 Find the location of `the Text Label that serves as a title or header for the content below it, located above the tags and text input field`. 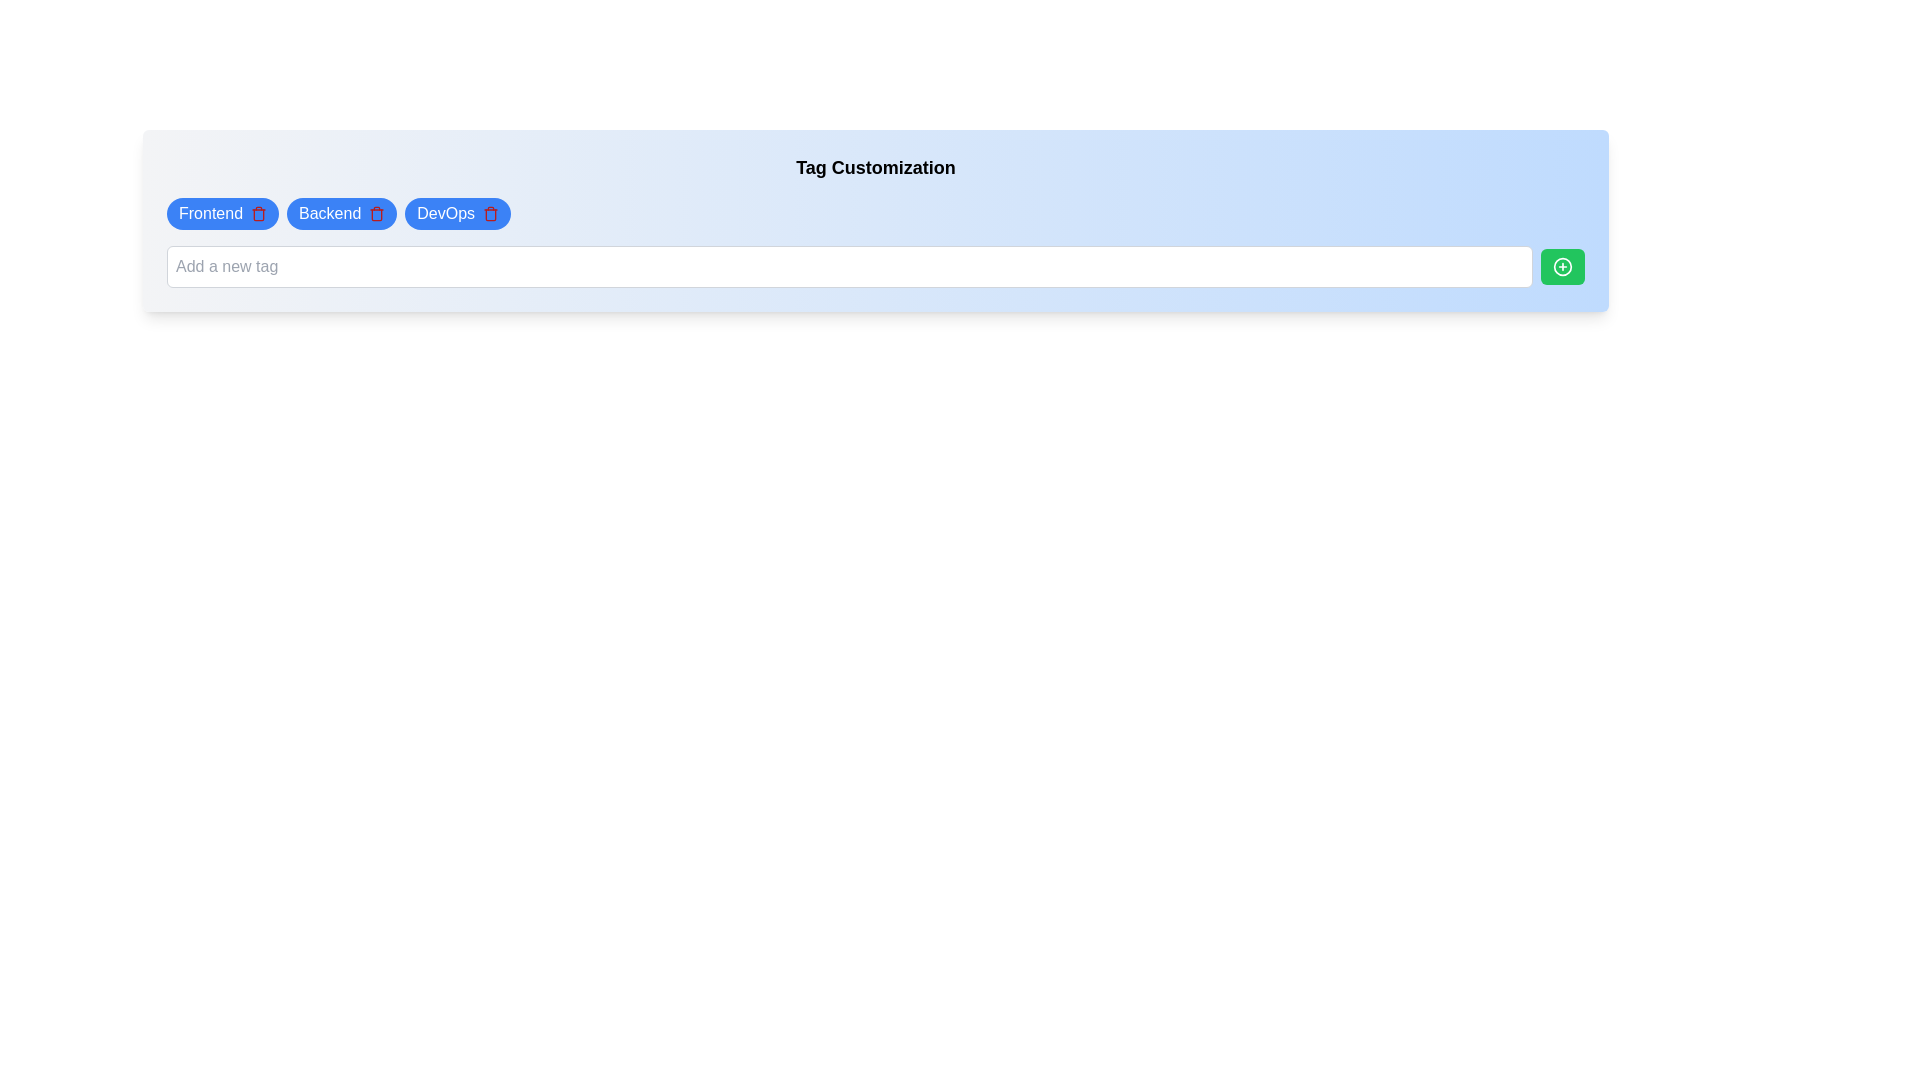

the Text Label that serves as a title or header for the content below it, located above the tags and text input field is located at coordinates (875, 167).